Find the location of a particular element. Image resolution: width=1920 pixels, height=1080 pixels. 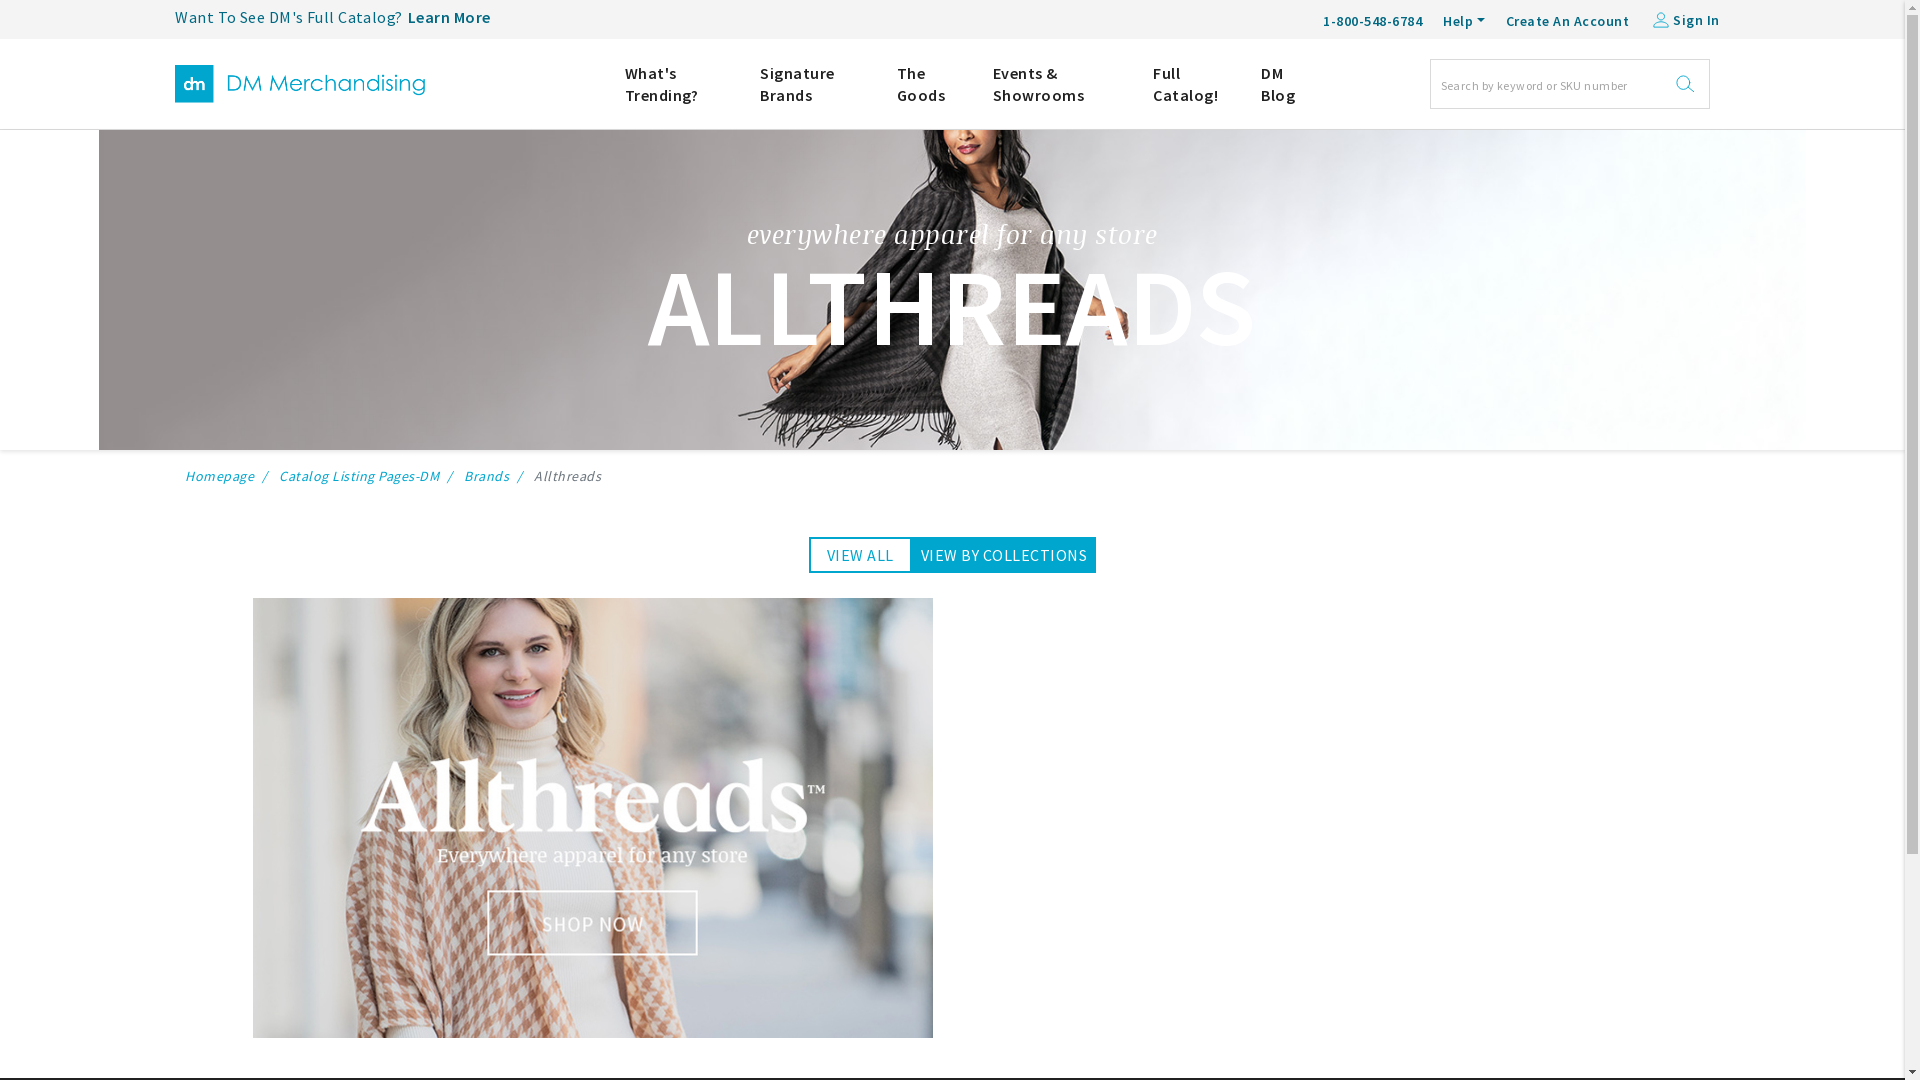

'The Goods' is located at coordinates (929, 83).